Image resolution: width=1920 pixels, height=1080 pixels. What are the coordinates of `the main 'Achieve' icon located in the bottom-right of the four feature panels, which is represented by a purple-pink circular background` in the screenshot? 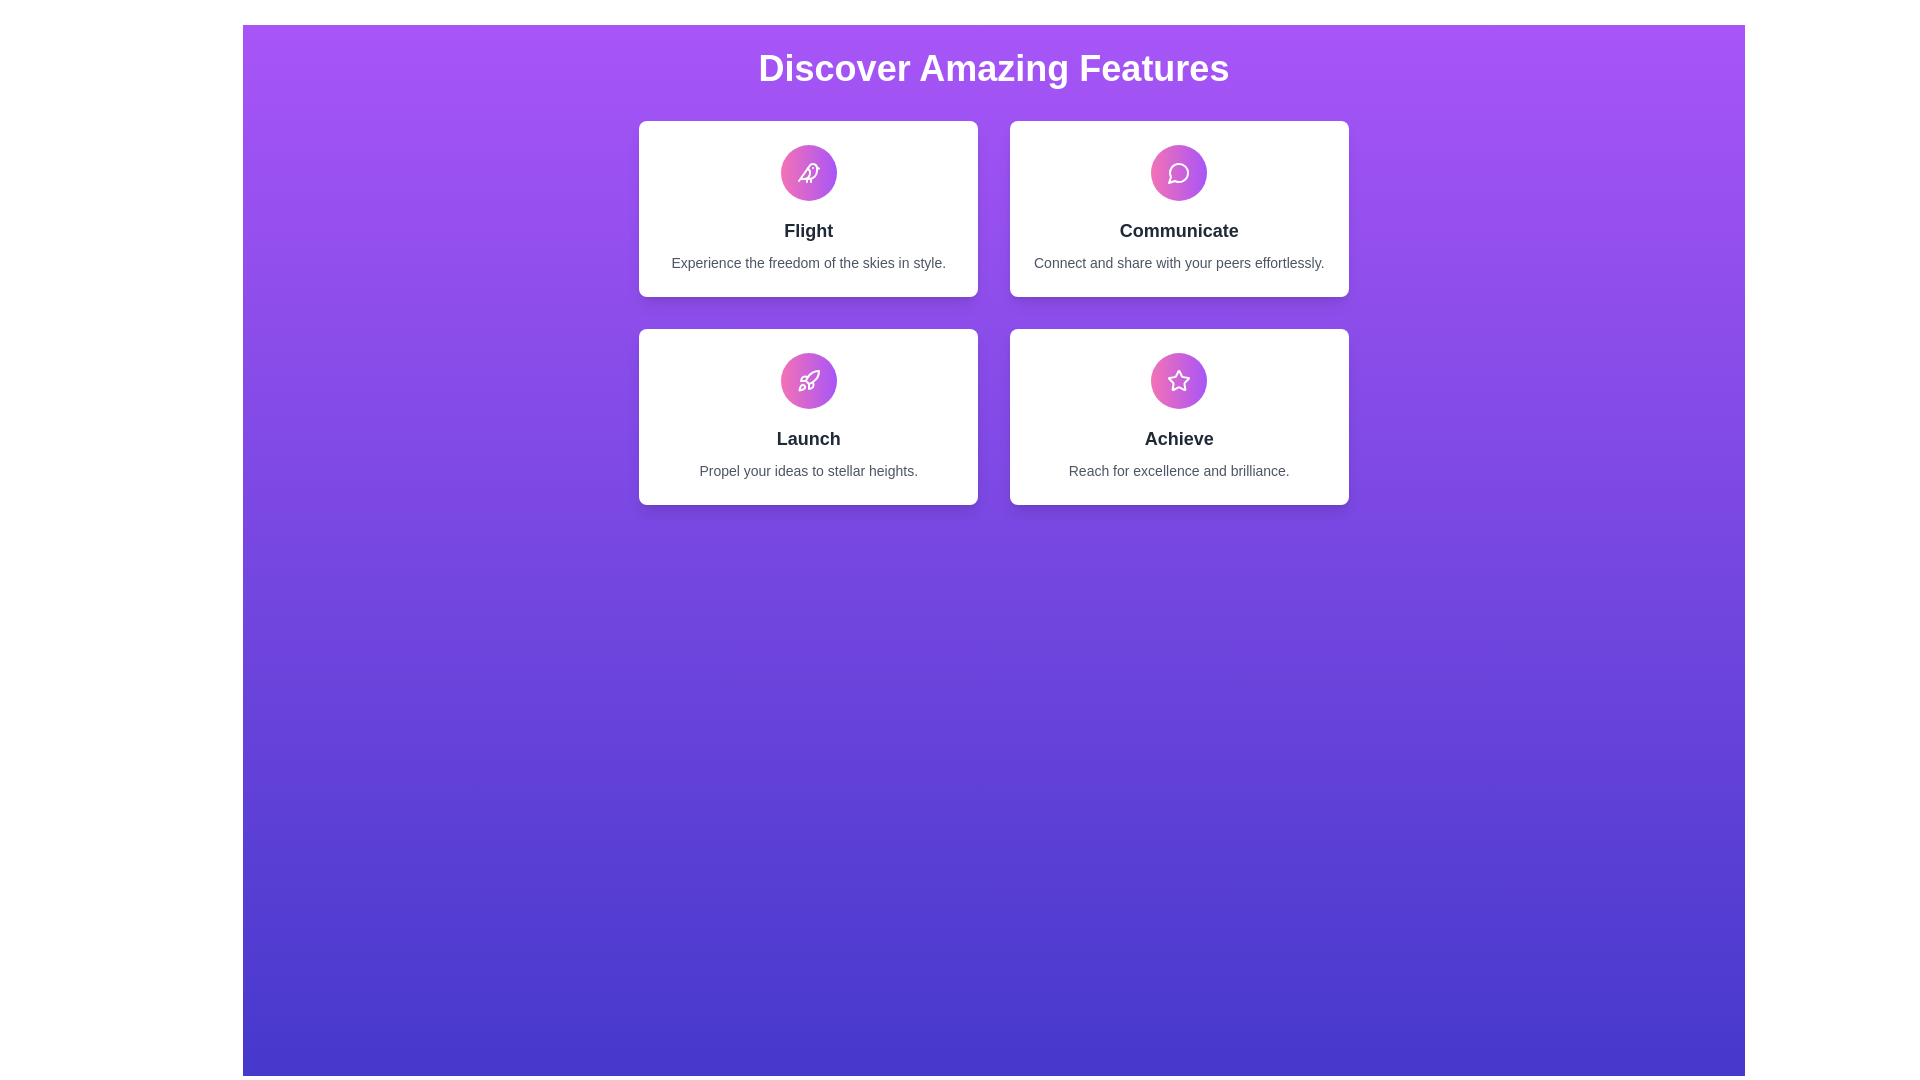 It's located at (1179, 381).